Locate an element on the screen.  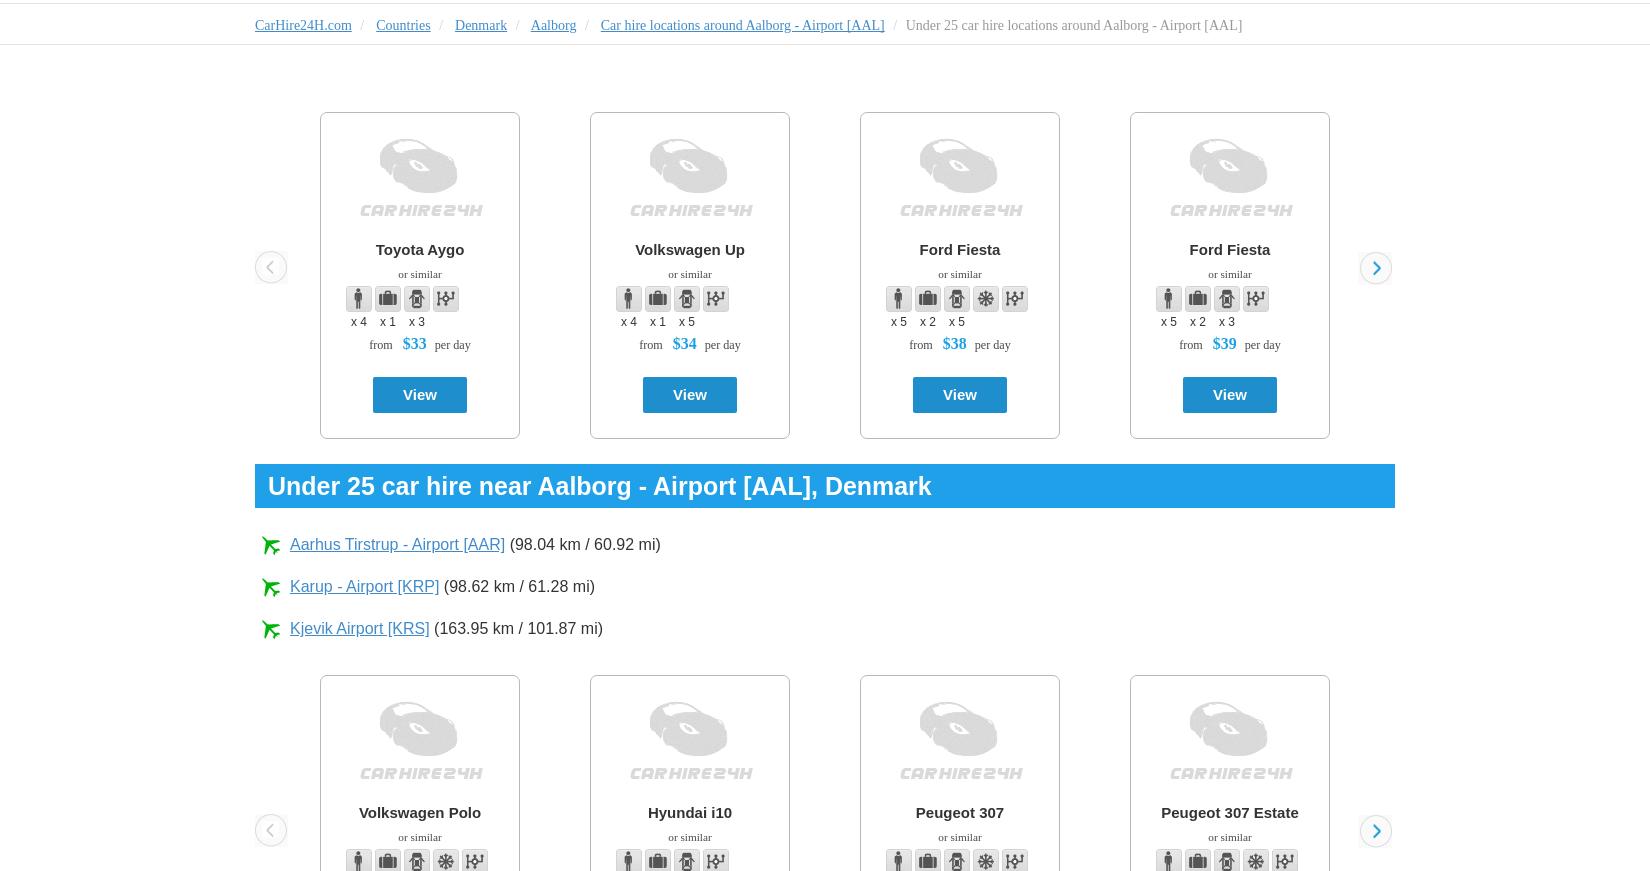
'Volkswagen Polo' is located at coordinates (418, 812).